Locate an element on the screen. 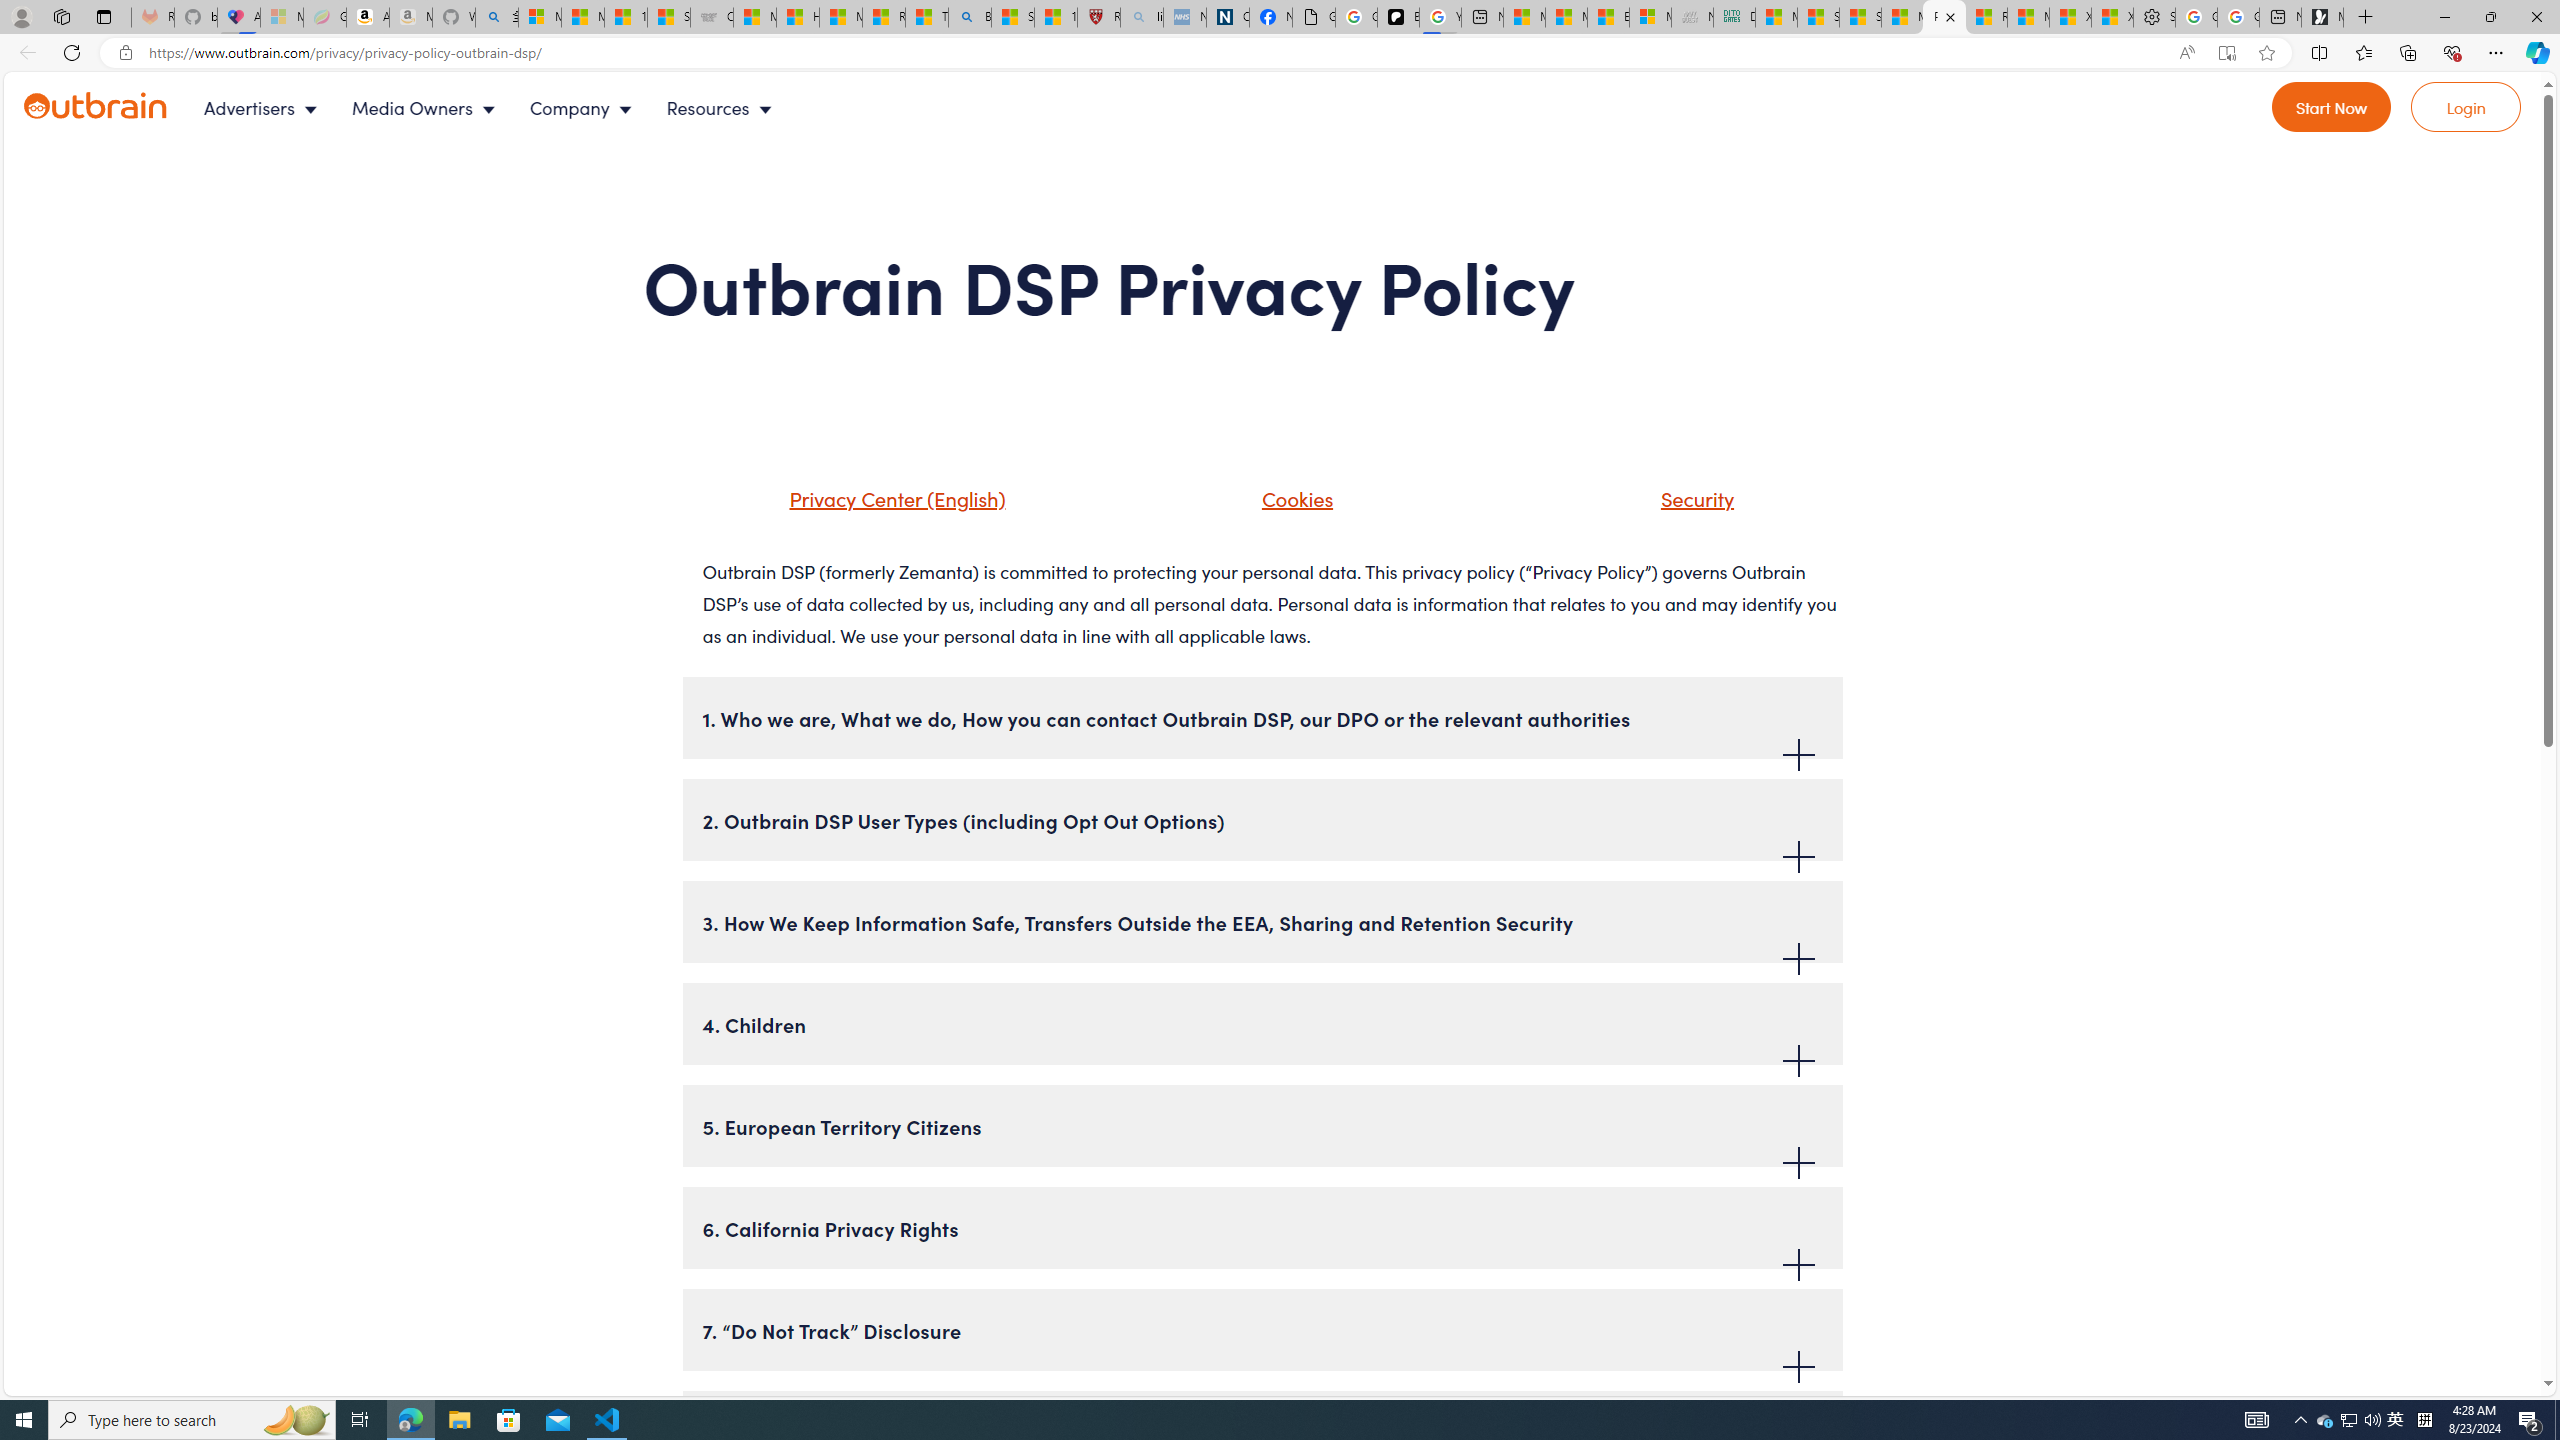  'Company' is located at coordinates (586, 107).